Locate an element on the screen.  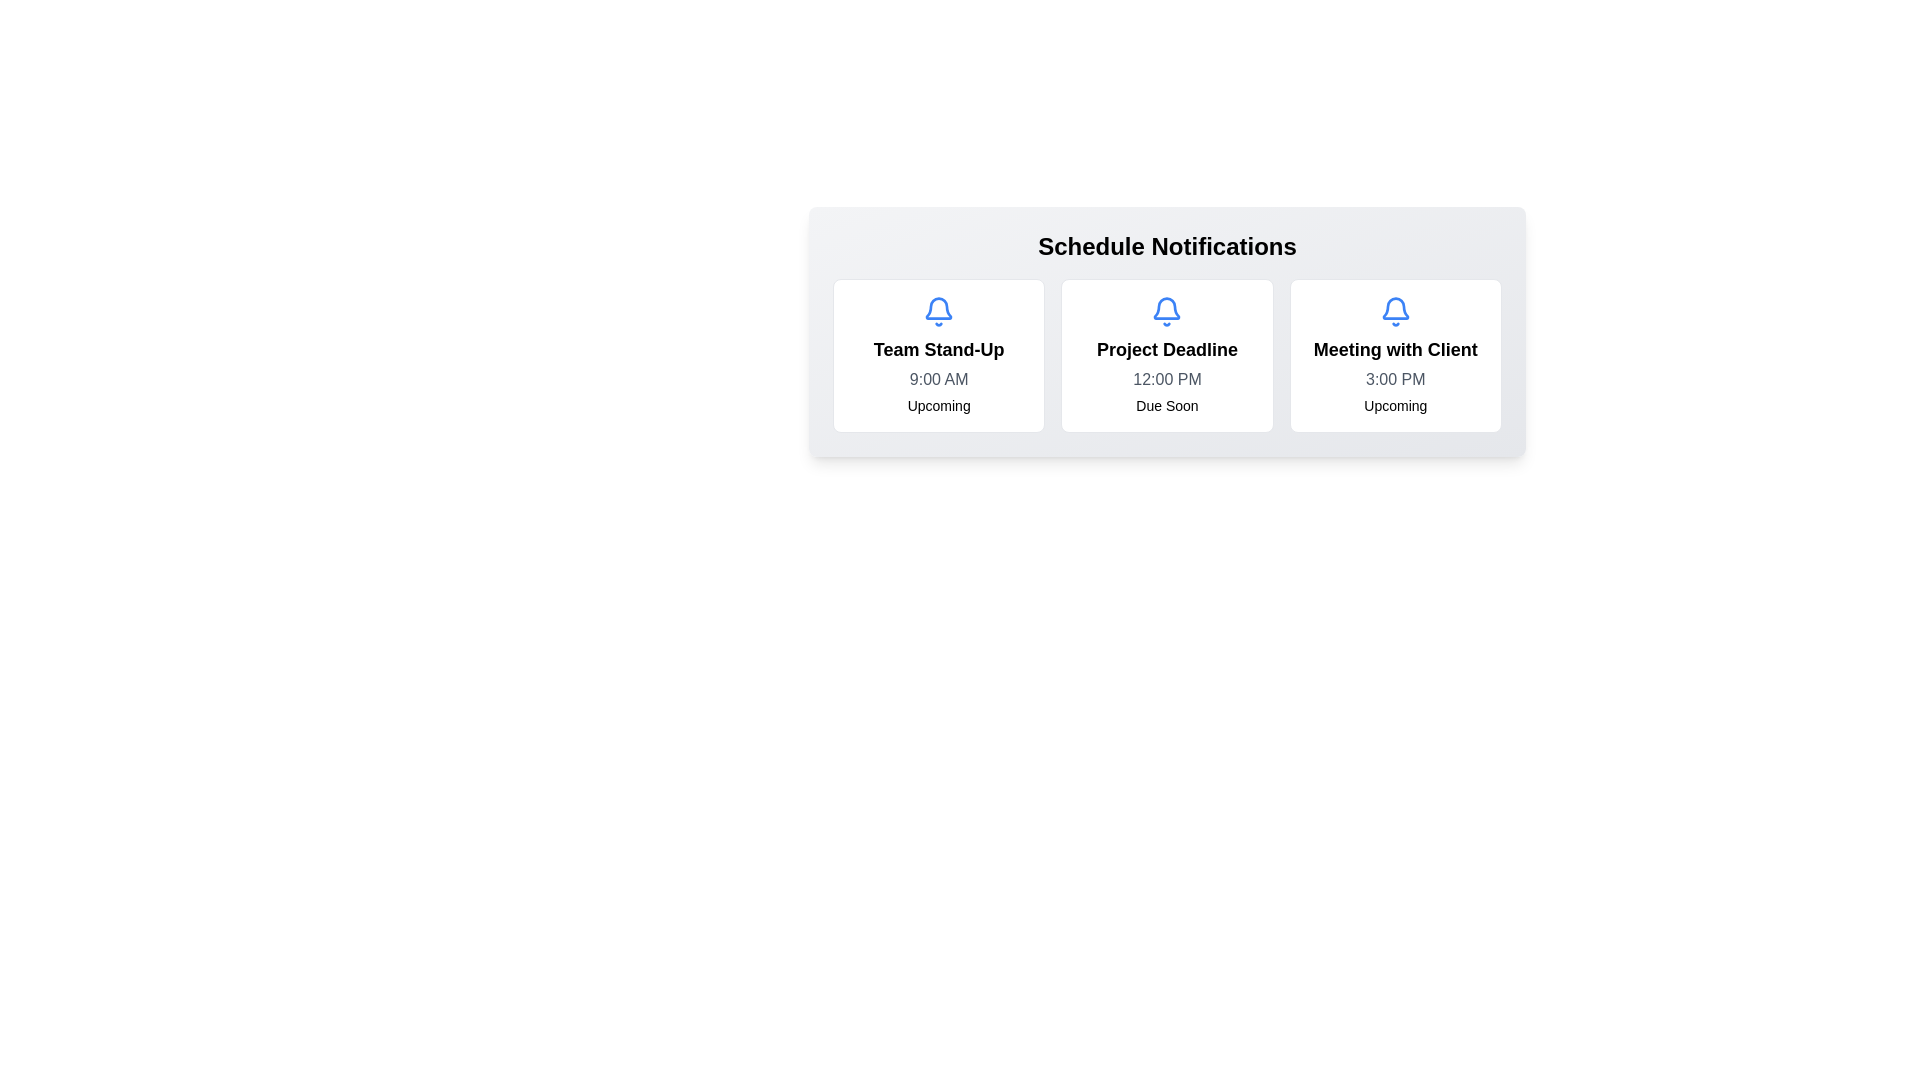
static text label displaying '9:00 AM' located below the 'Team Stand-Up' section and above the 'Upcoming' descriptor is located at coordinates (938, 380).